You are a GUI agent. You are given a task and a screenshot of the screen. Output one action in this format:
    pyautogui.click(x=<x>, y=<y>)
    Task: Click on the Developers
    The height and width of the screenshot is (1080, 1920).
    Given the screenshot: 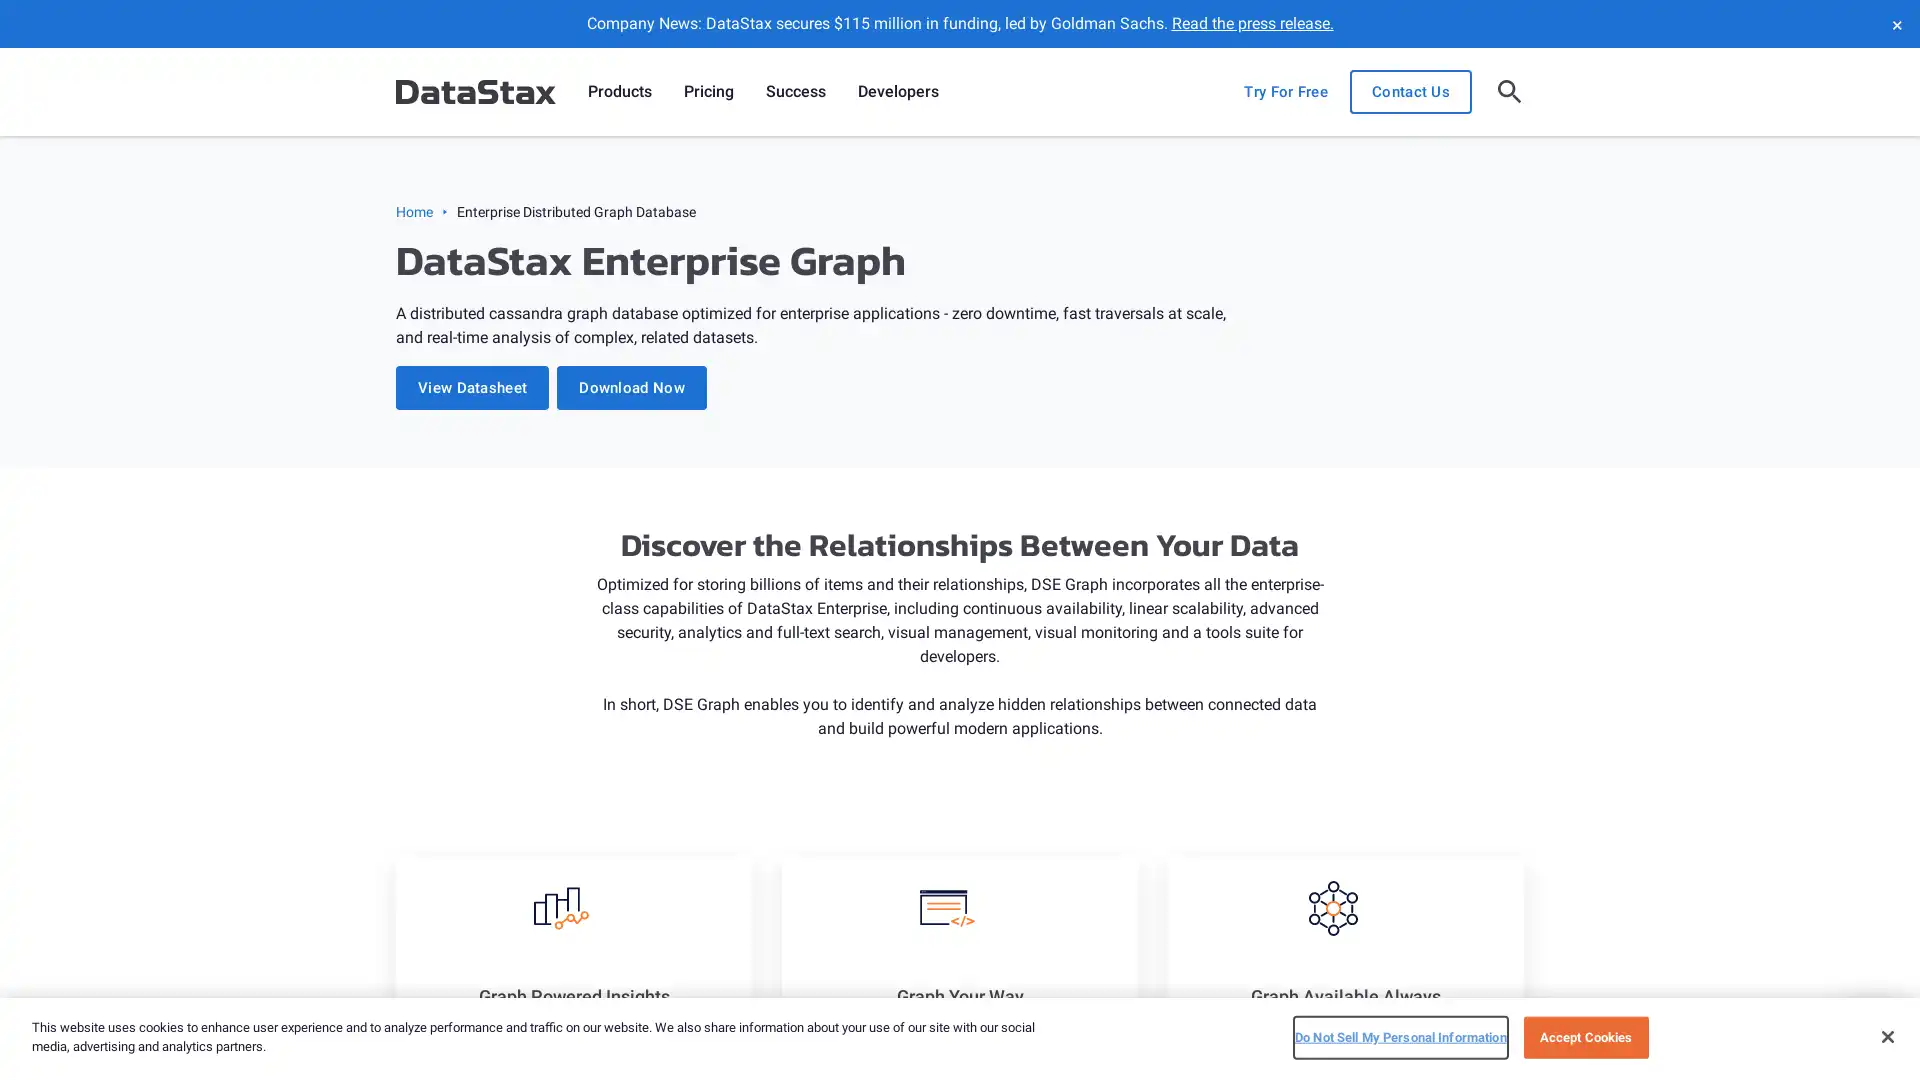 What is the action you would take?
    pyautogui.click(x=897, y=92)
    